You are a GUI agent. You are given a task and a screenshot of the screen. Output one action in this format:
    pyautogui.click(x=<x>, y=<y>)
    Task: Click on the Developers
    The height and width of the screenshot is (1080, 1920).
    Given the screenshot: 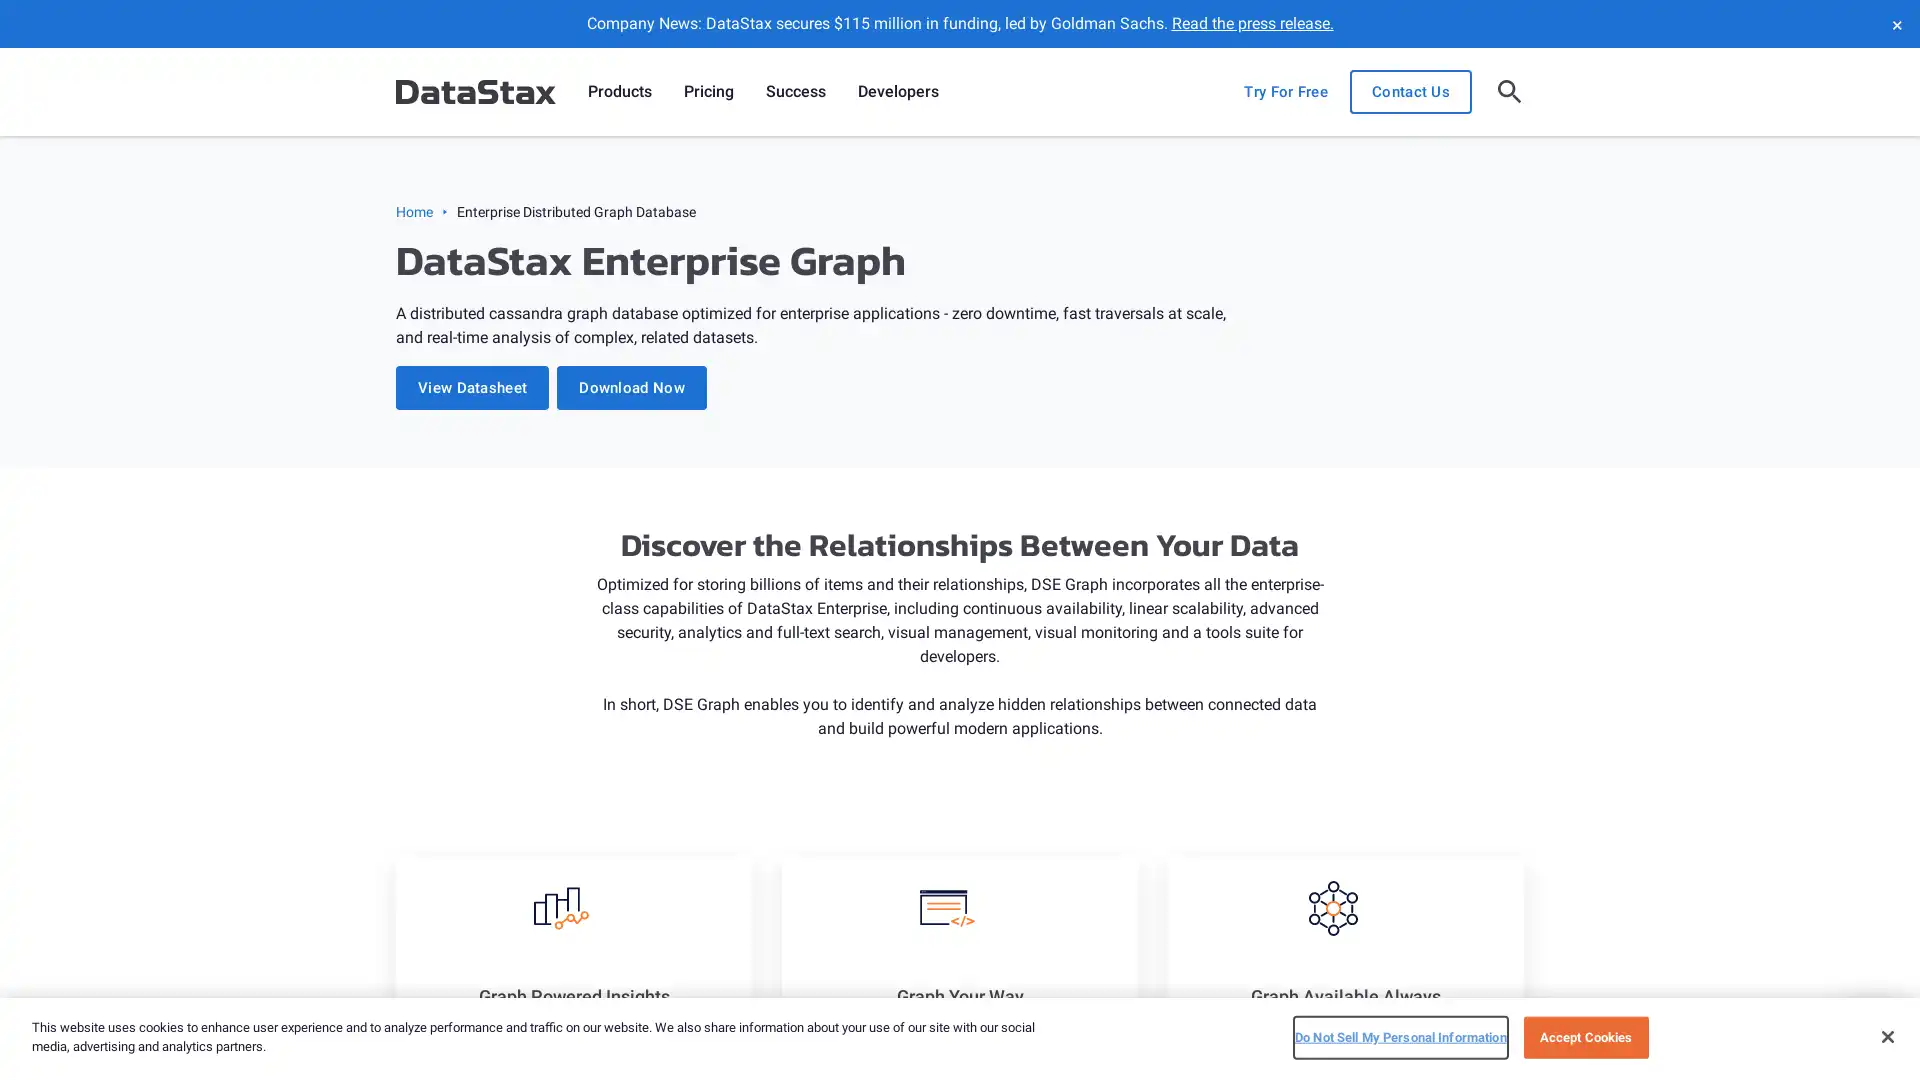 What is the action you would take?
    pyautogui.click(x=897, y=92)
    